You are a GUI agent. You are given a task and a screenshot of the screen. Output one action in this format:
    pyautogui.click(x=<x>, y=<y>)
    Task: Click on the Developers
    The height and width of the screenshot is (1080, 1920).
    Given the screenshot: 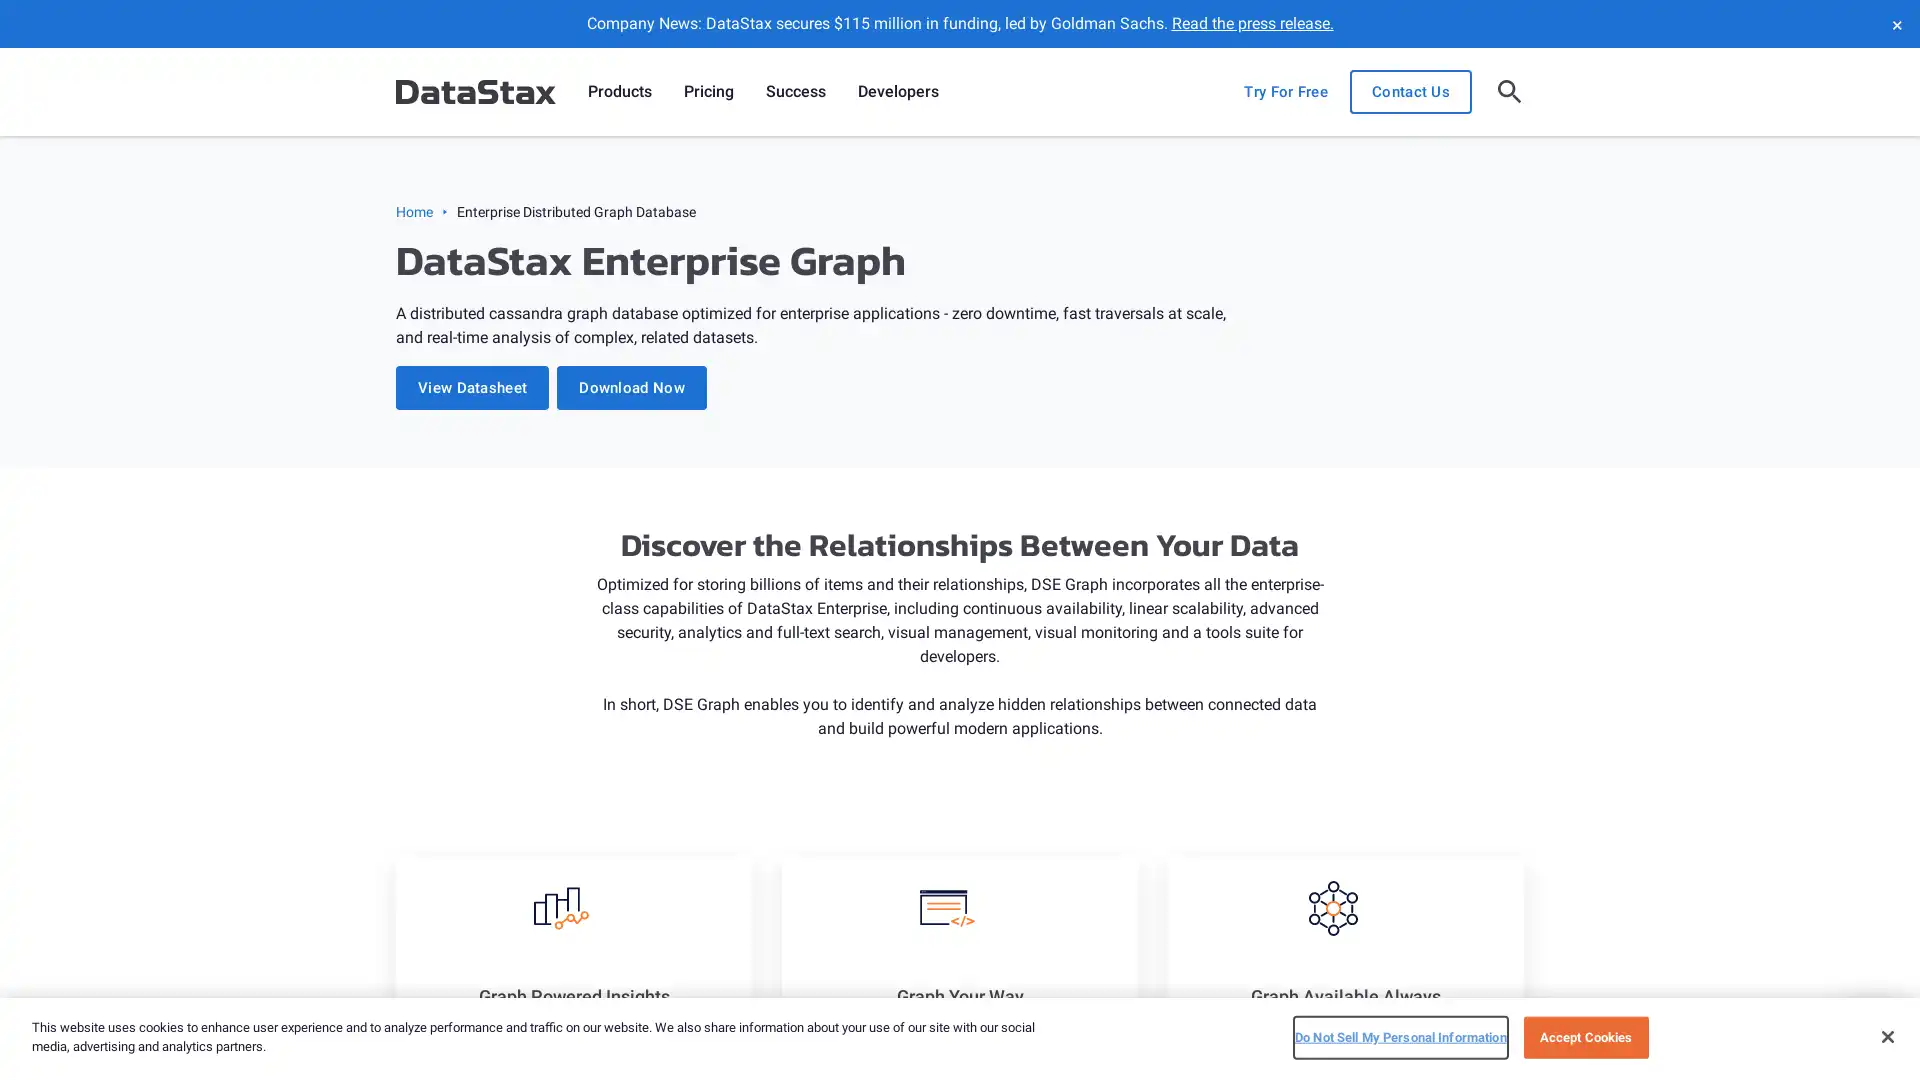 What is the action you would take?
    pyautogui.click(x=897, y=92)
    